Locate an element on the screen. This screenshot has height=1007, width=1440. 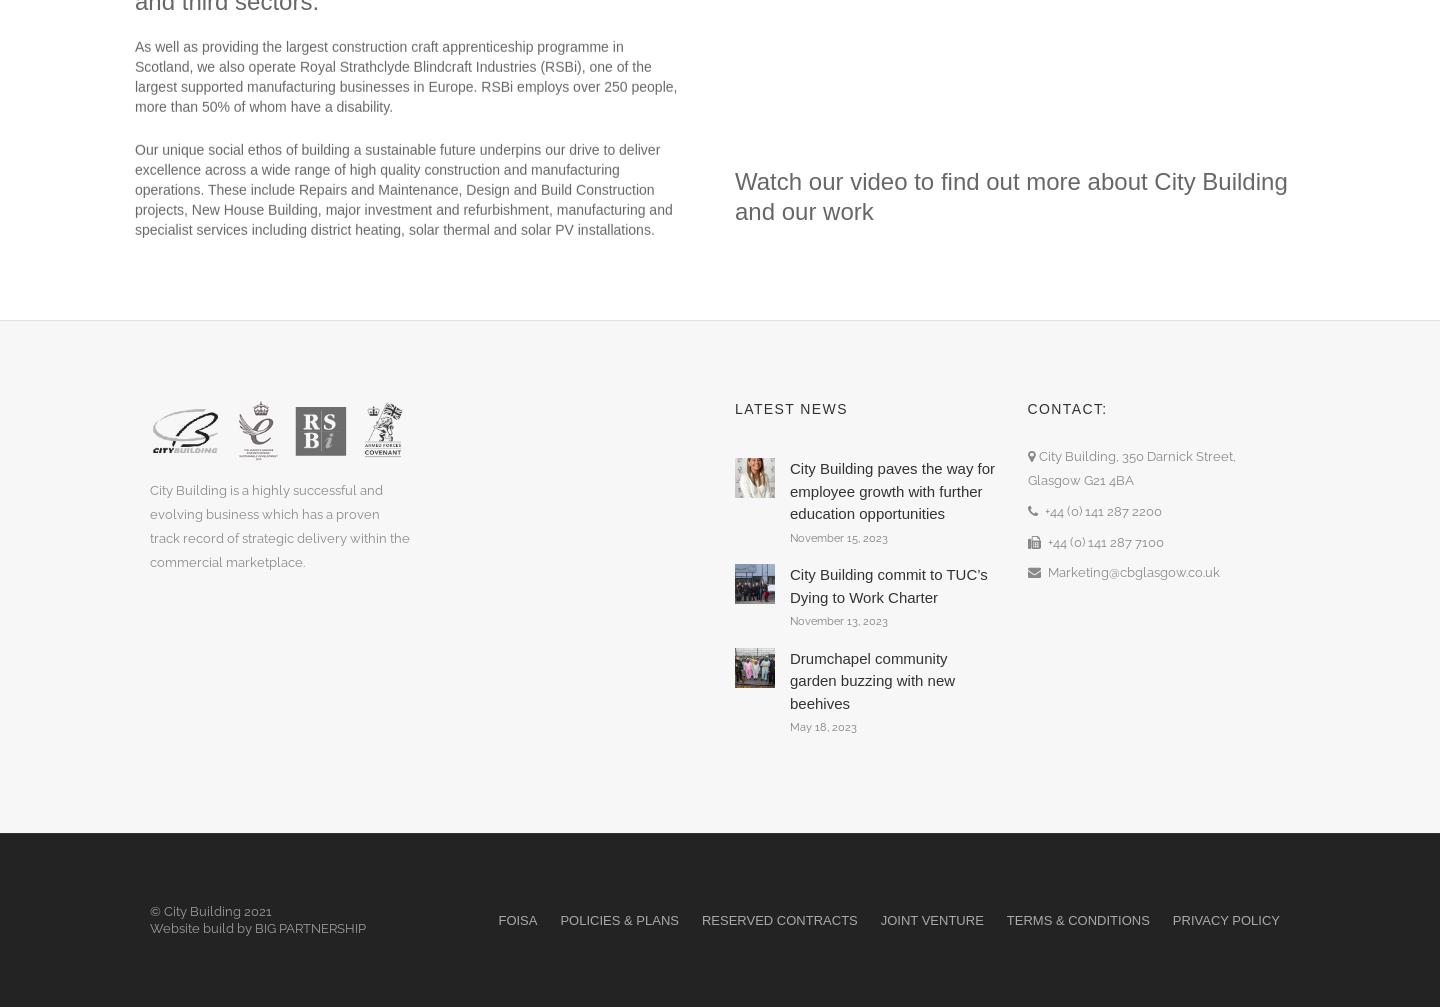
'Website build by BIG PARTNERSHIP' is located at coordinates (149, 926).